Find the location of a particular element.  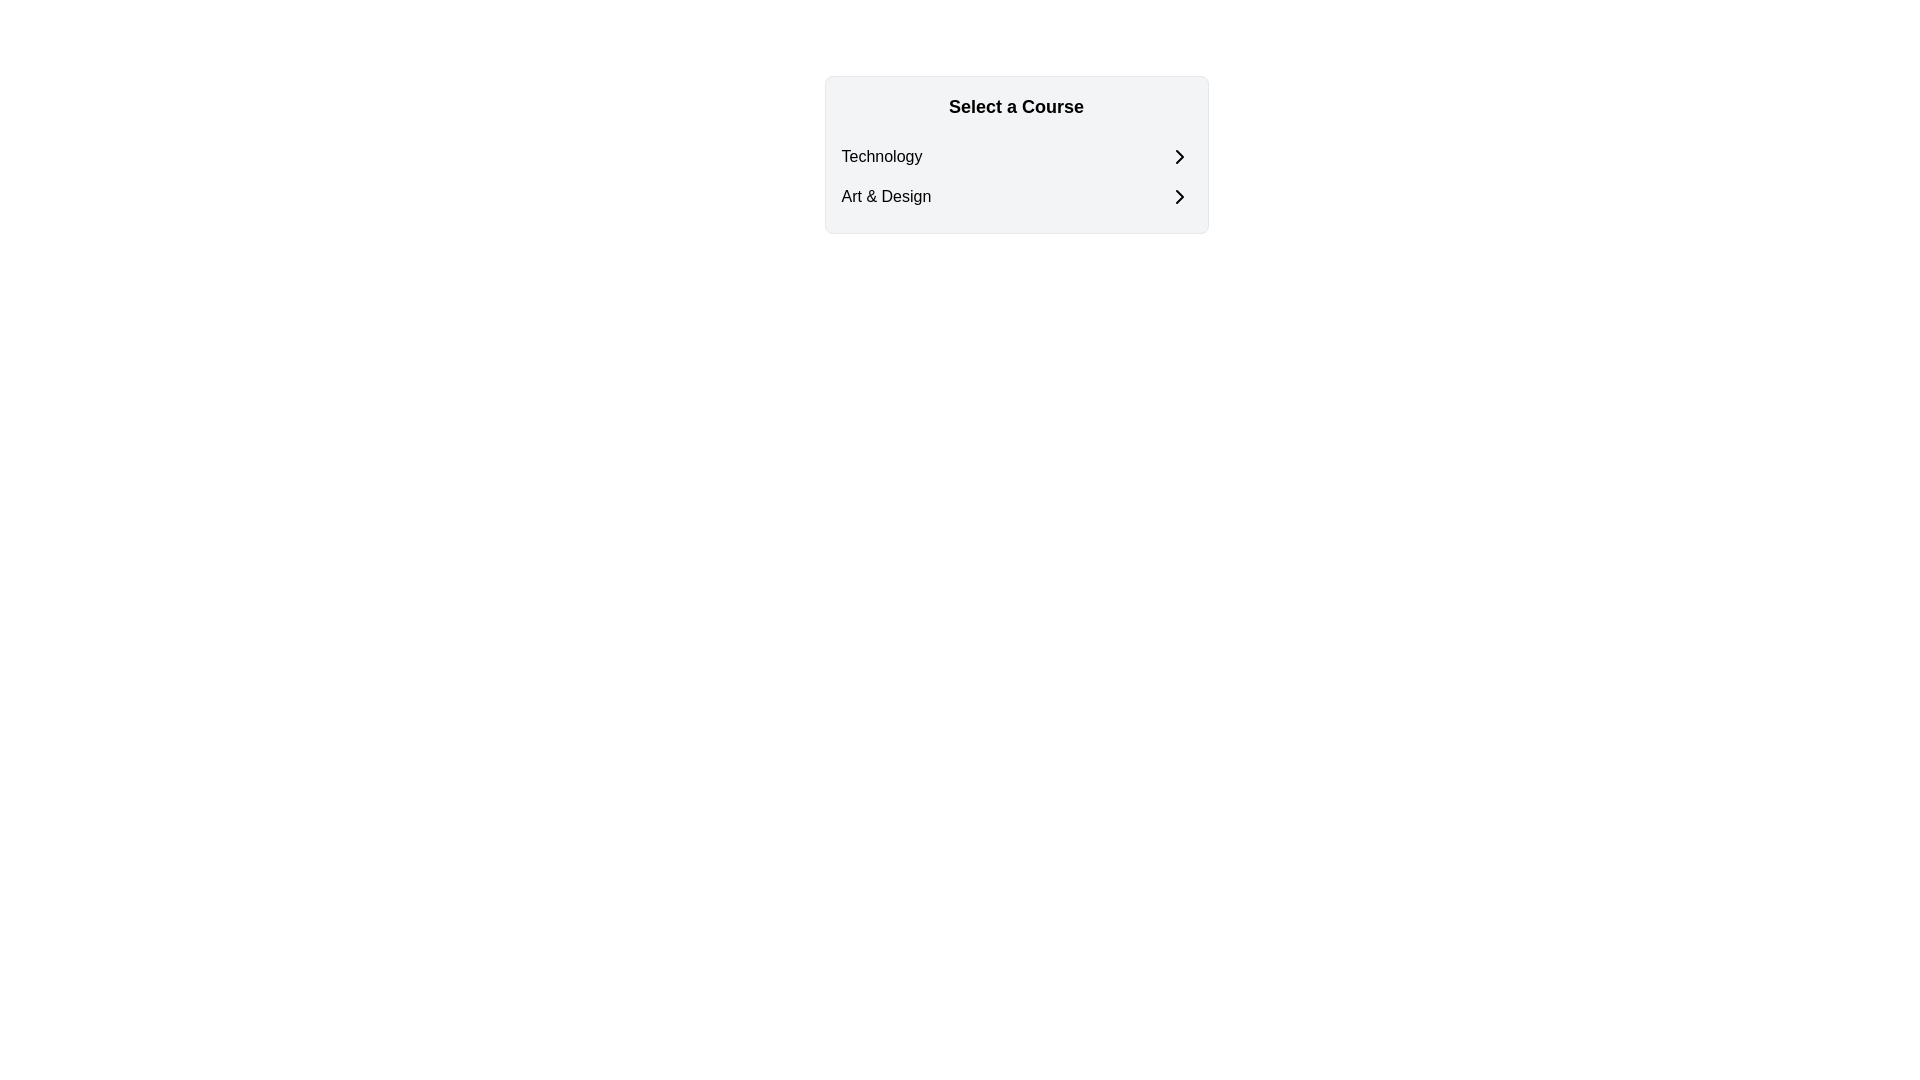

the 'Technology' selection option in the 'Select a Course' menu is located at coordinates (1016, 156).